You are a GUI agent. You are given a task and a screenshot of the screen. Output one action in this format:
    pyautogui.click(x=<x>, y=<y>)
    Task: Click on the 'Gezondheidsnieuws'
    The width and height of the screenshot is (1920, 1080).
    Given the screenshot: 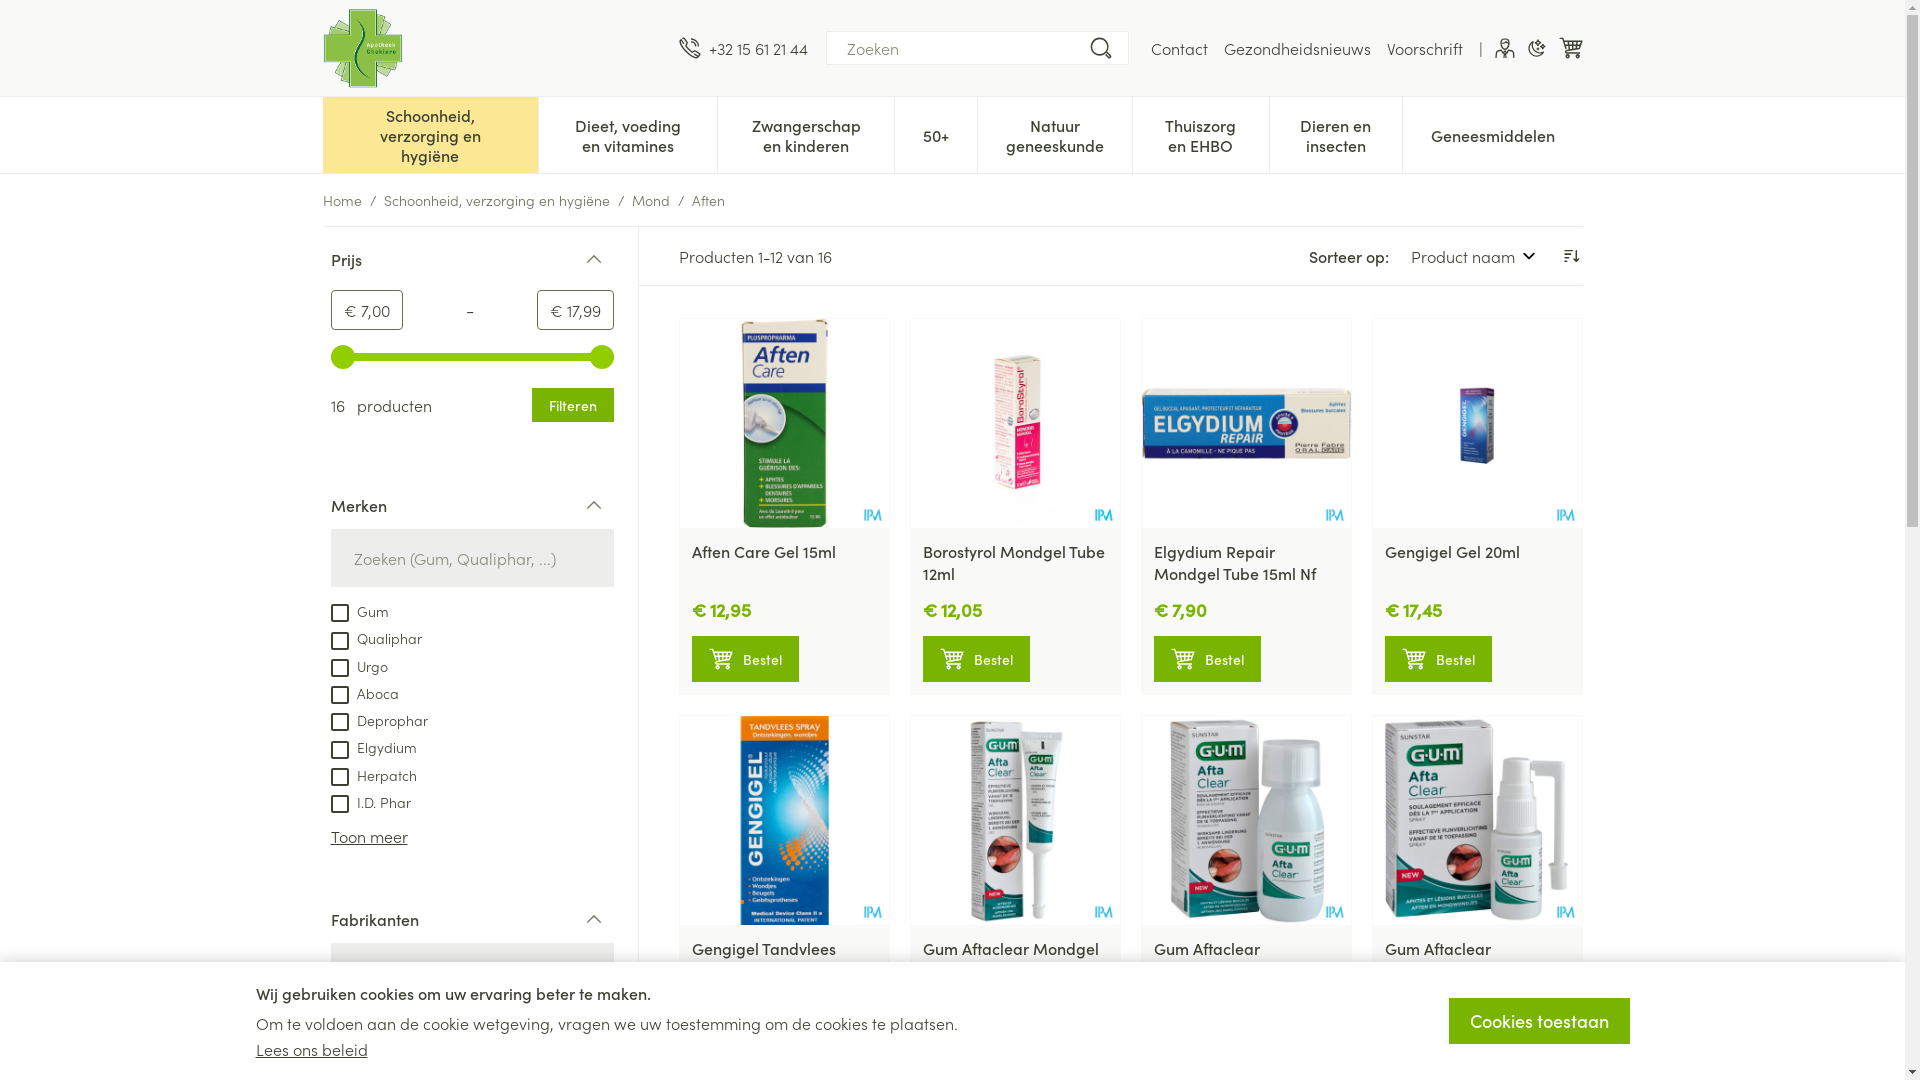 What is the action you would take?
    pyautogui.click(x=1297, y=46)
    